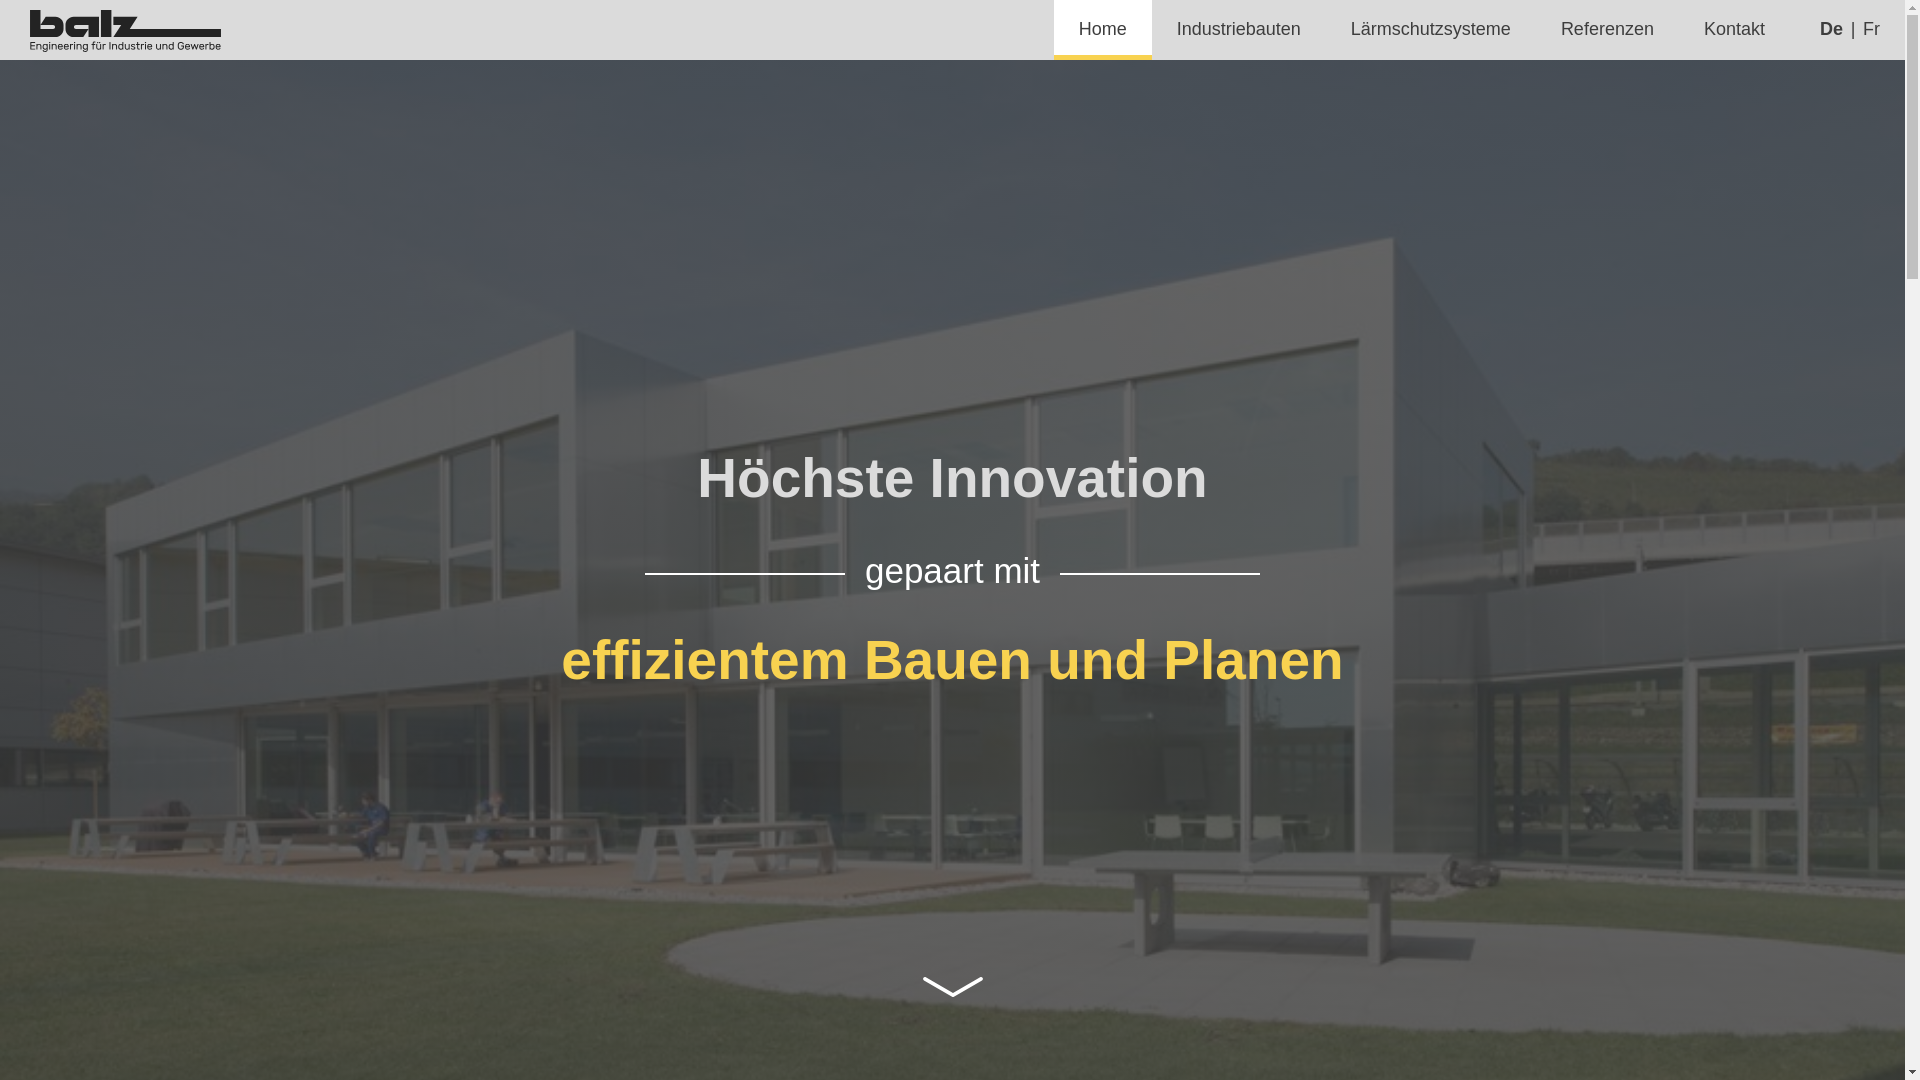 The image size is (1920, 1080). I want to click on 'Kontakt', so click(1733, 30).